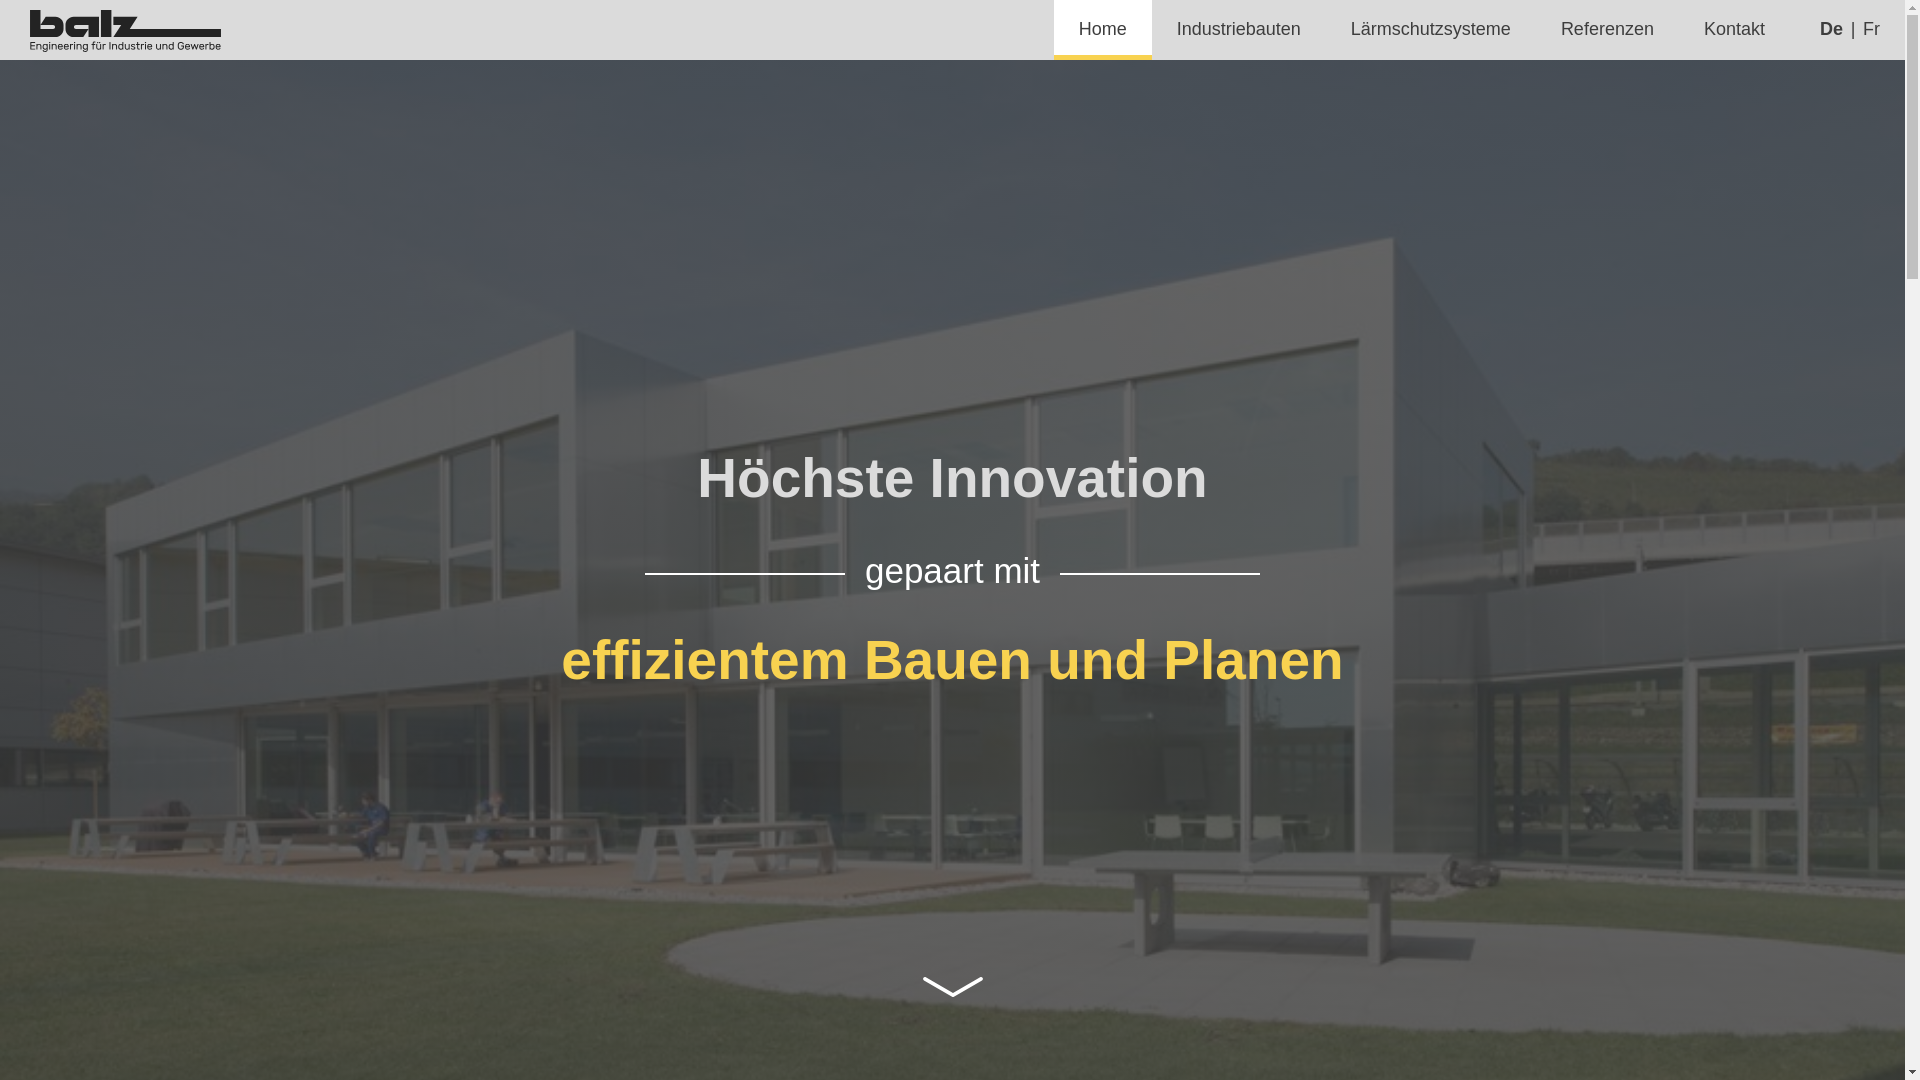 The image size is (1920, 1080). I want to click on 'Kontakt', so click(1733, 30).